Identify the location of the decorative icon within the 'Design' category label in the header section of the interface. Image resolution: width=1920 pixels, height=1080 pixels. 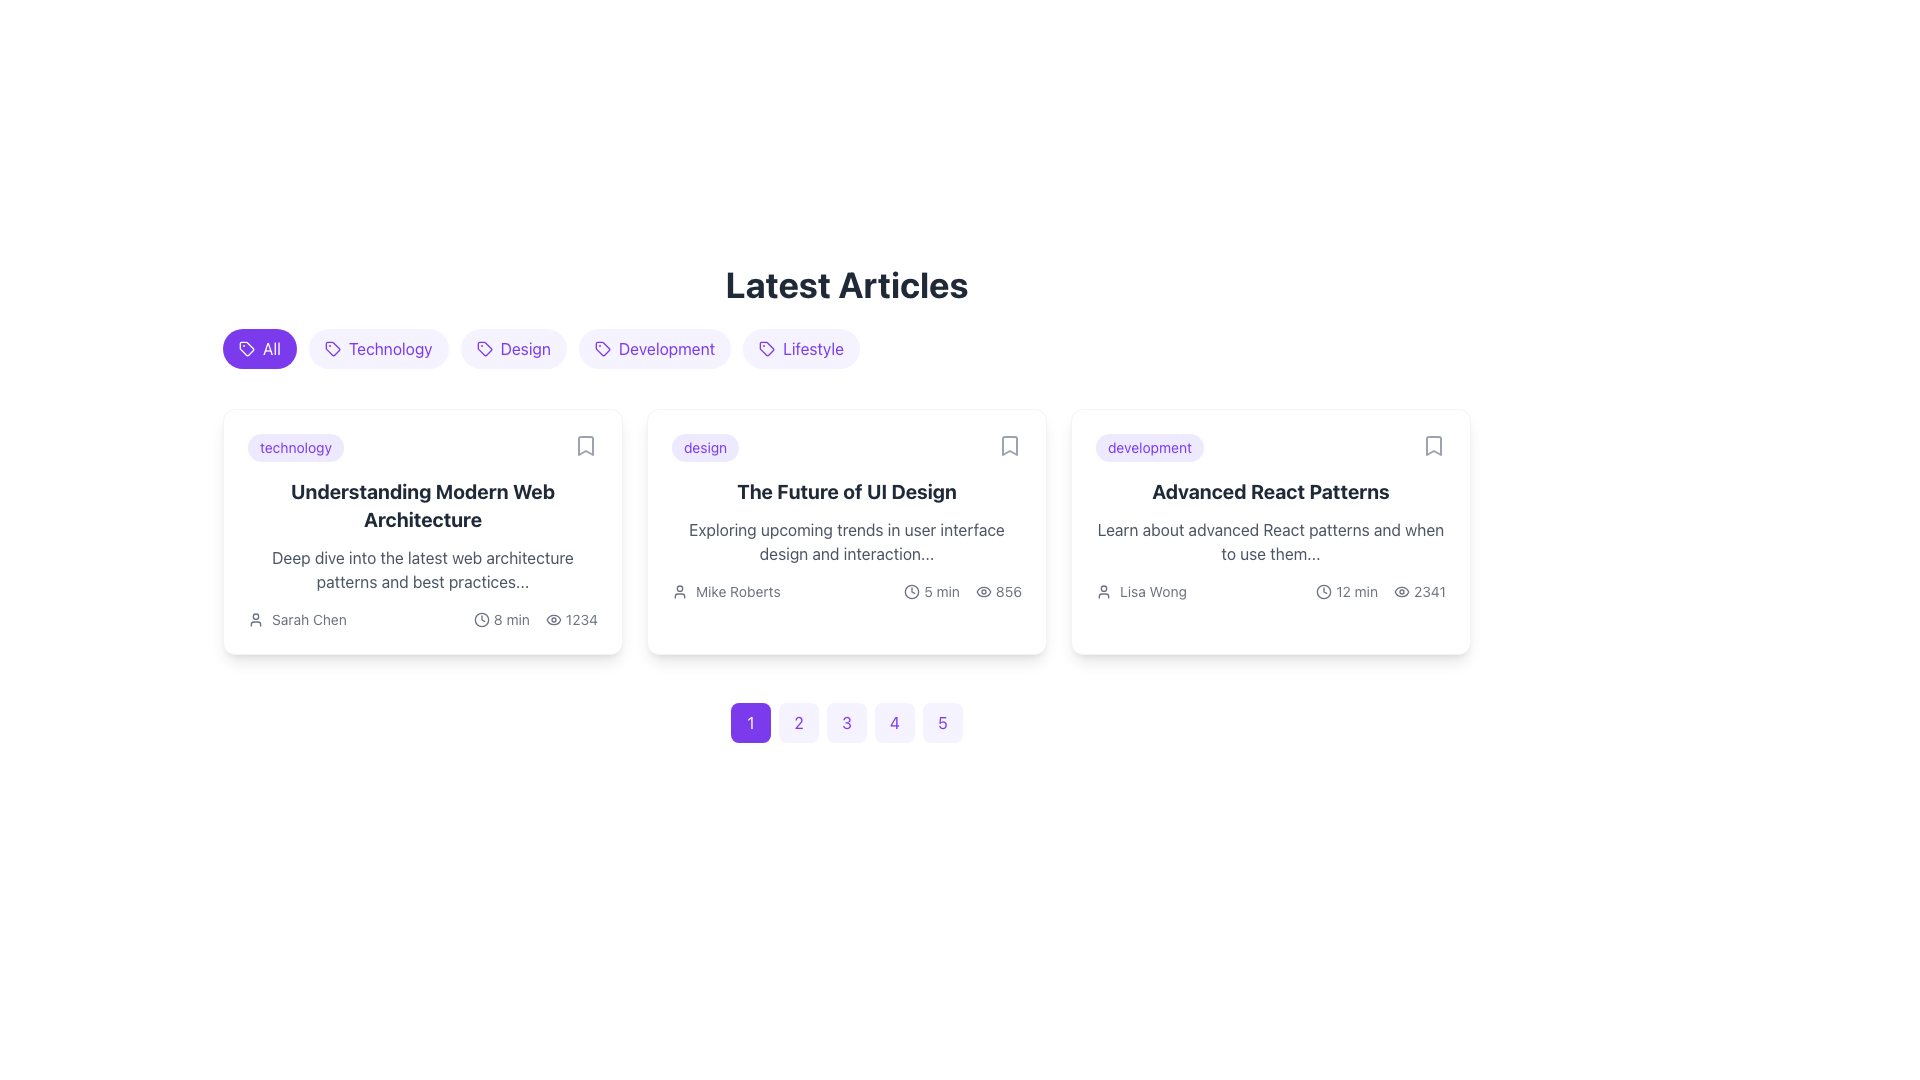
(484, 347).